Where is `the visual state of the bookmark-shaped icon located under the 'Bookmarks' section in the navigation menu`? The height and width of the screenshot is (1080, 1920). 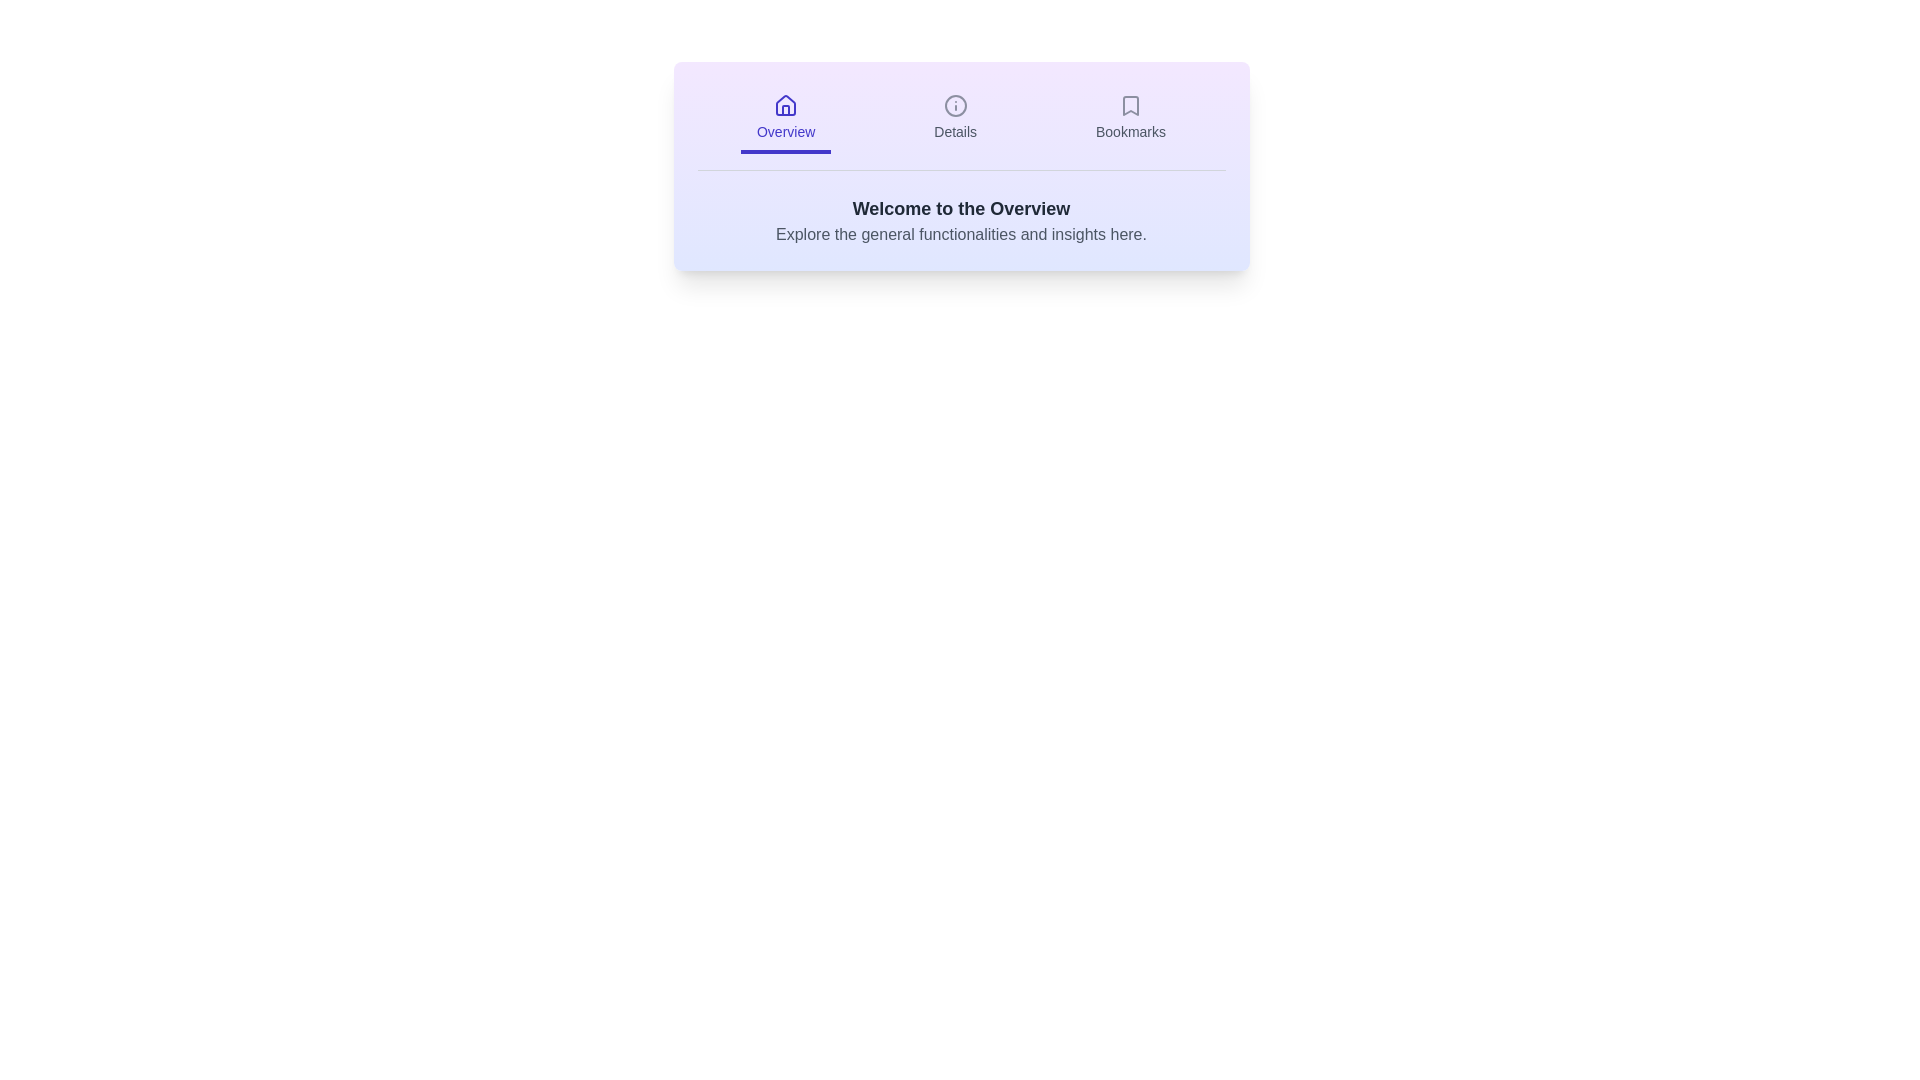 the visual state of the bookmark-shaped icon located under the 'Bookmarks' section in the navigation menu is located at coordinates (1131, 105).